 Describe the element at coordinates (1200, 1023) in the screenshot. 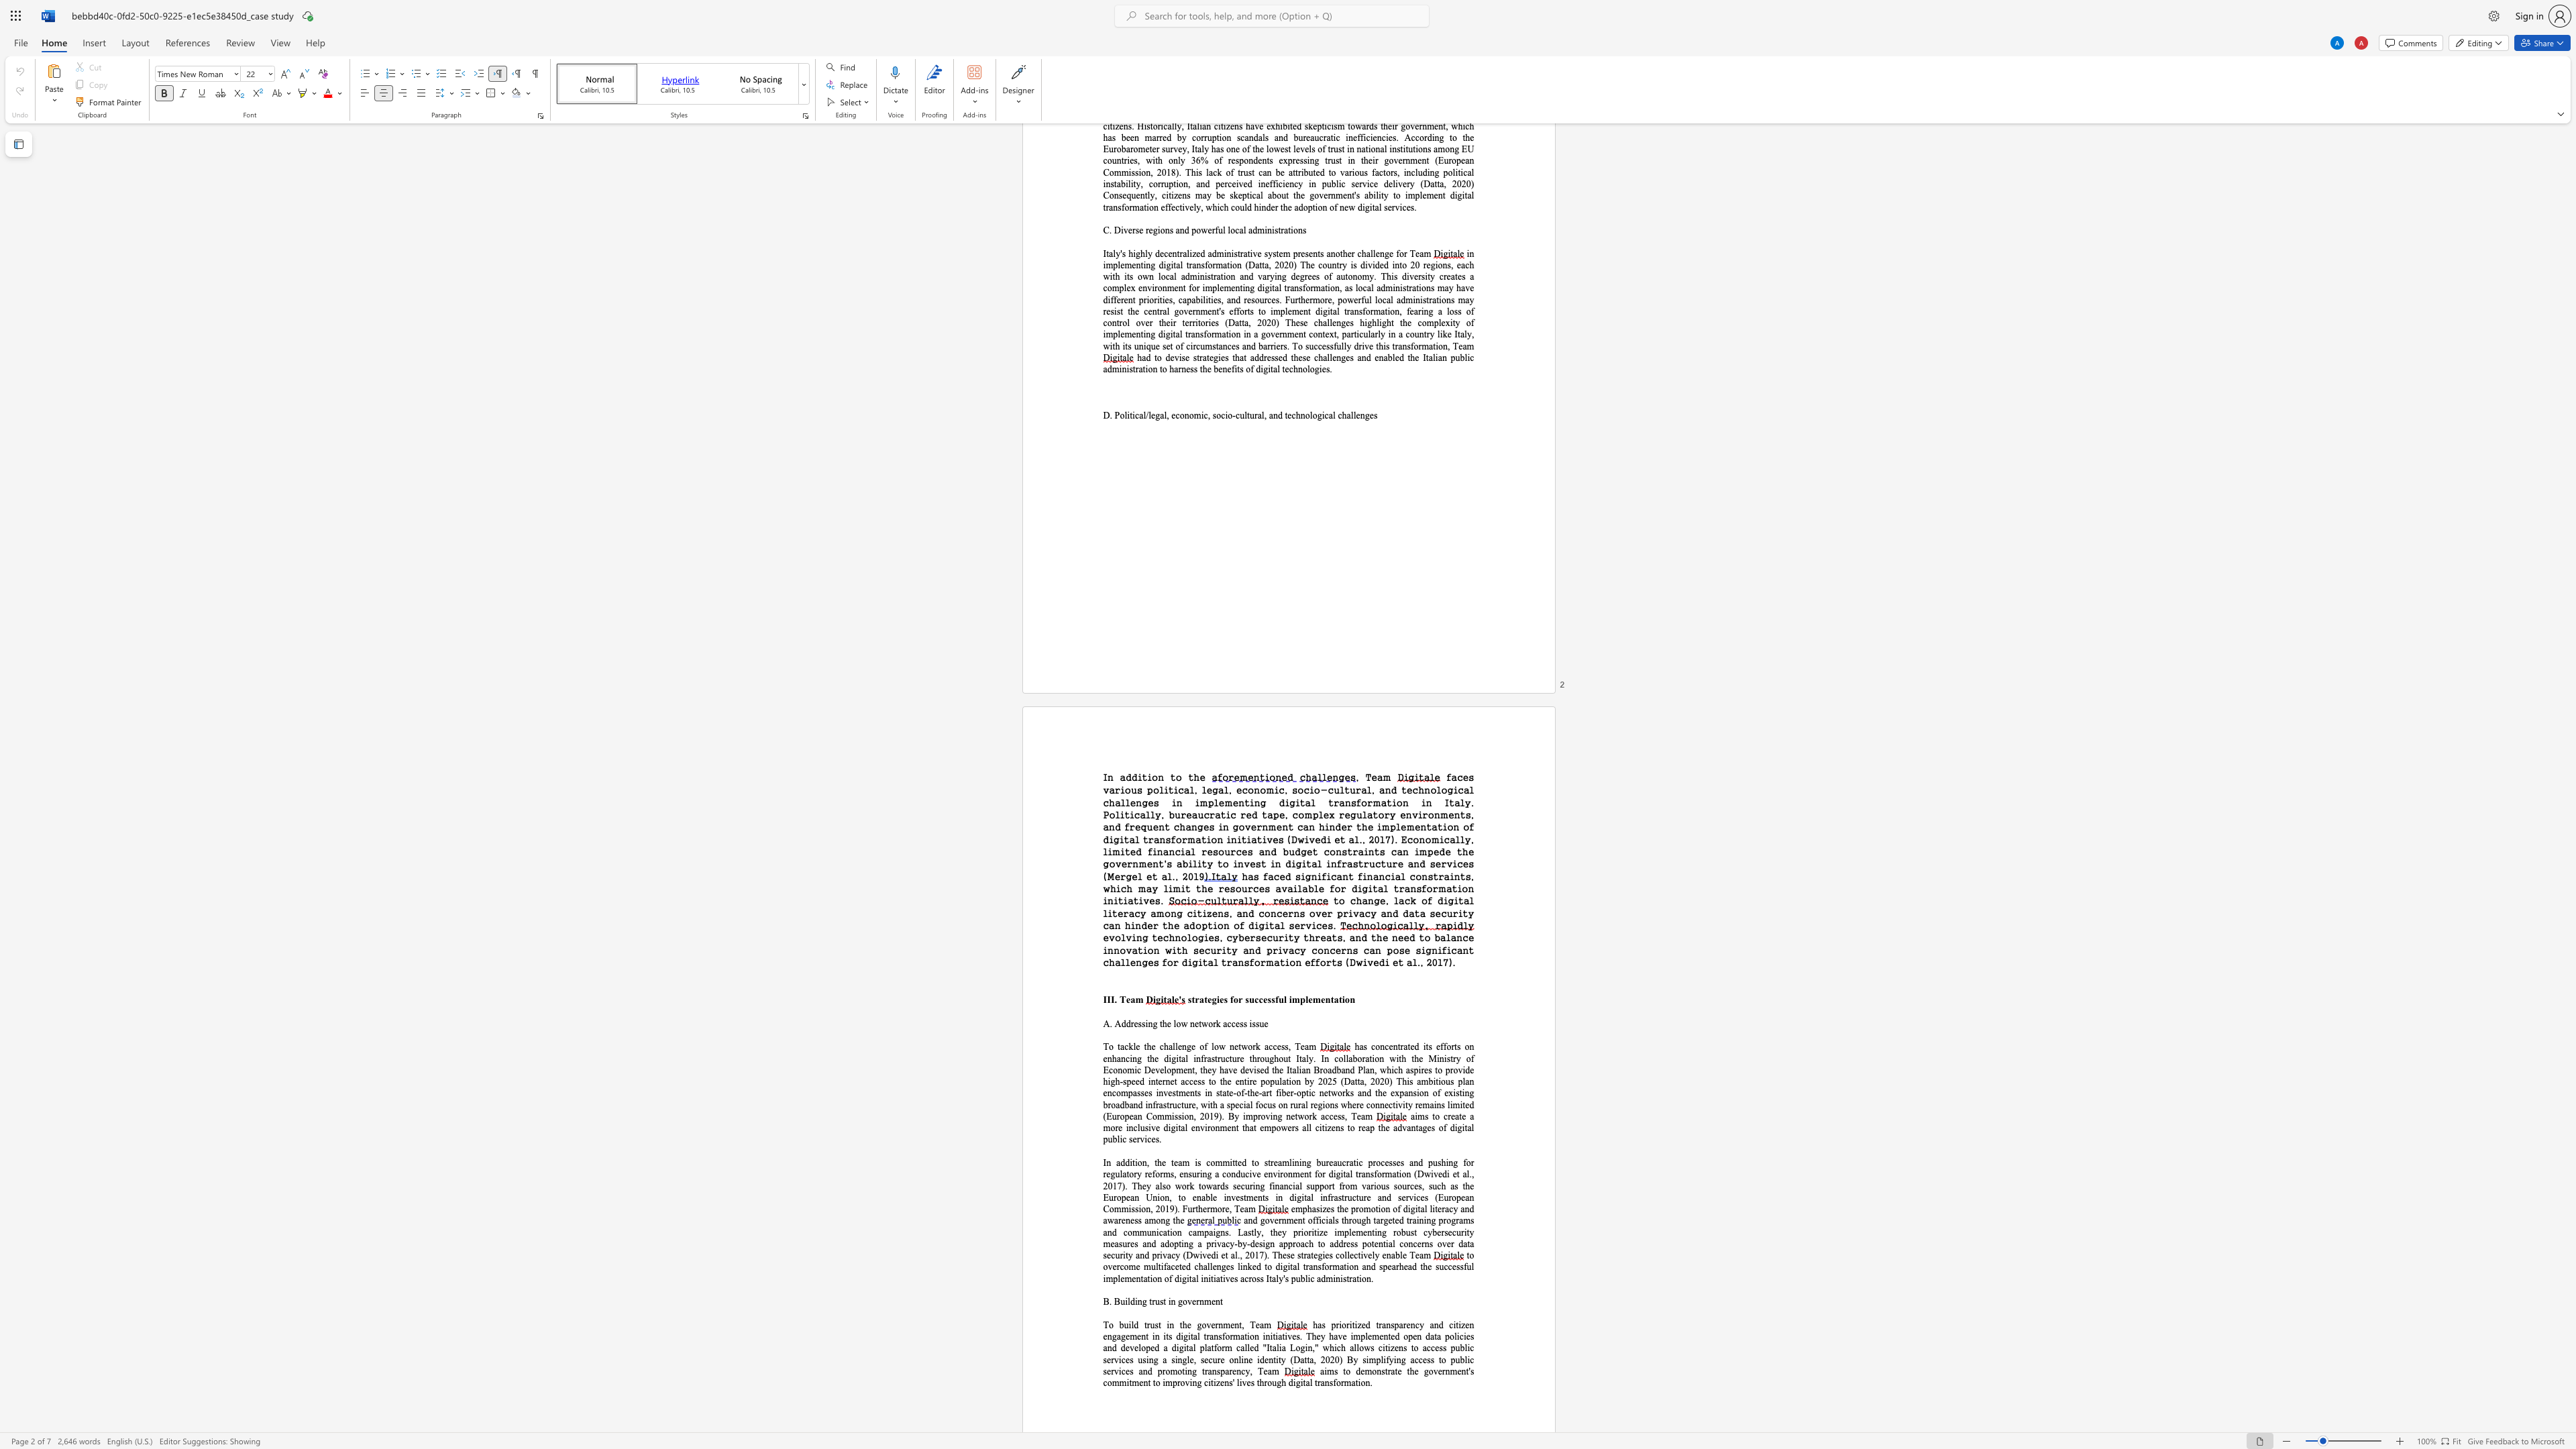

I see `the subset text "work access i" within the text "A. Addressing the low network access issue"` at that location.